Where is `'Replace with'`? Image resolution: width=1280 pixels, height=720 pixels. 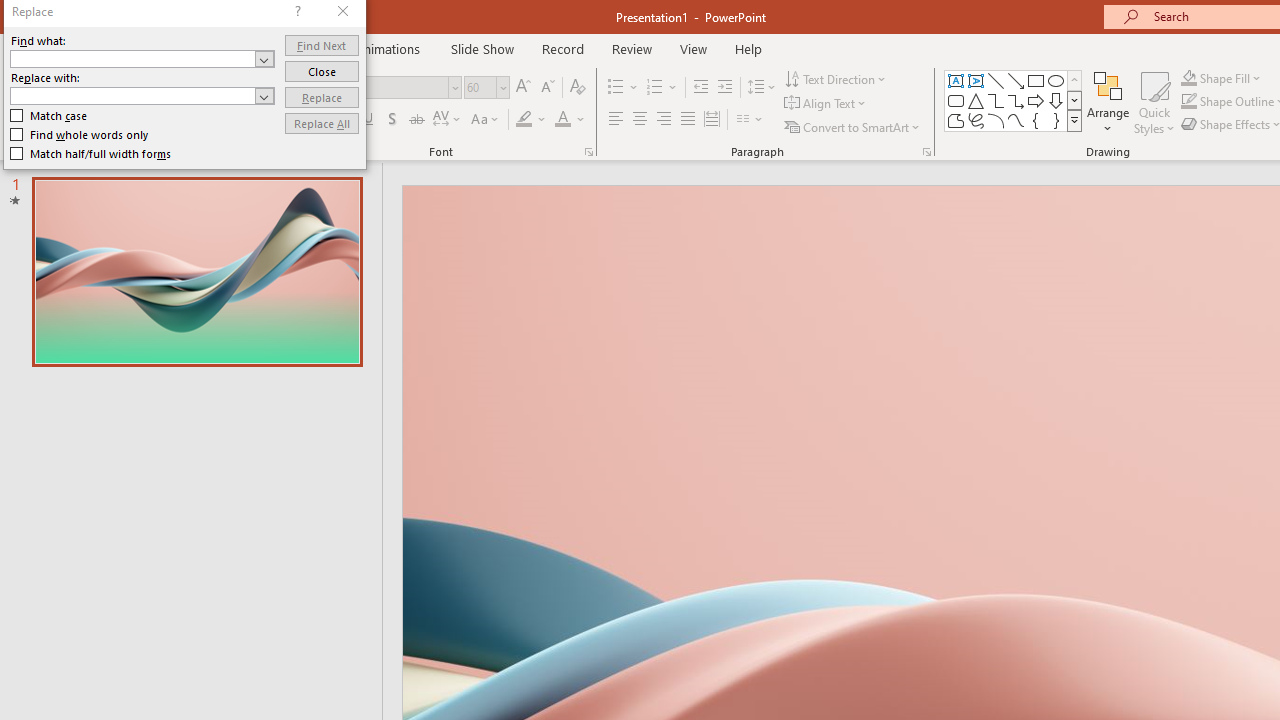
'Replace with' is located at coordinates (132, 95).